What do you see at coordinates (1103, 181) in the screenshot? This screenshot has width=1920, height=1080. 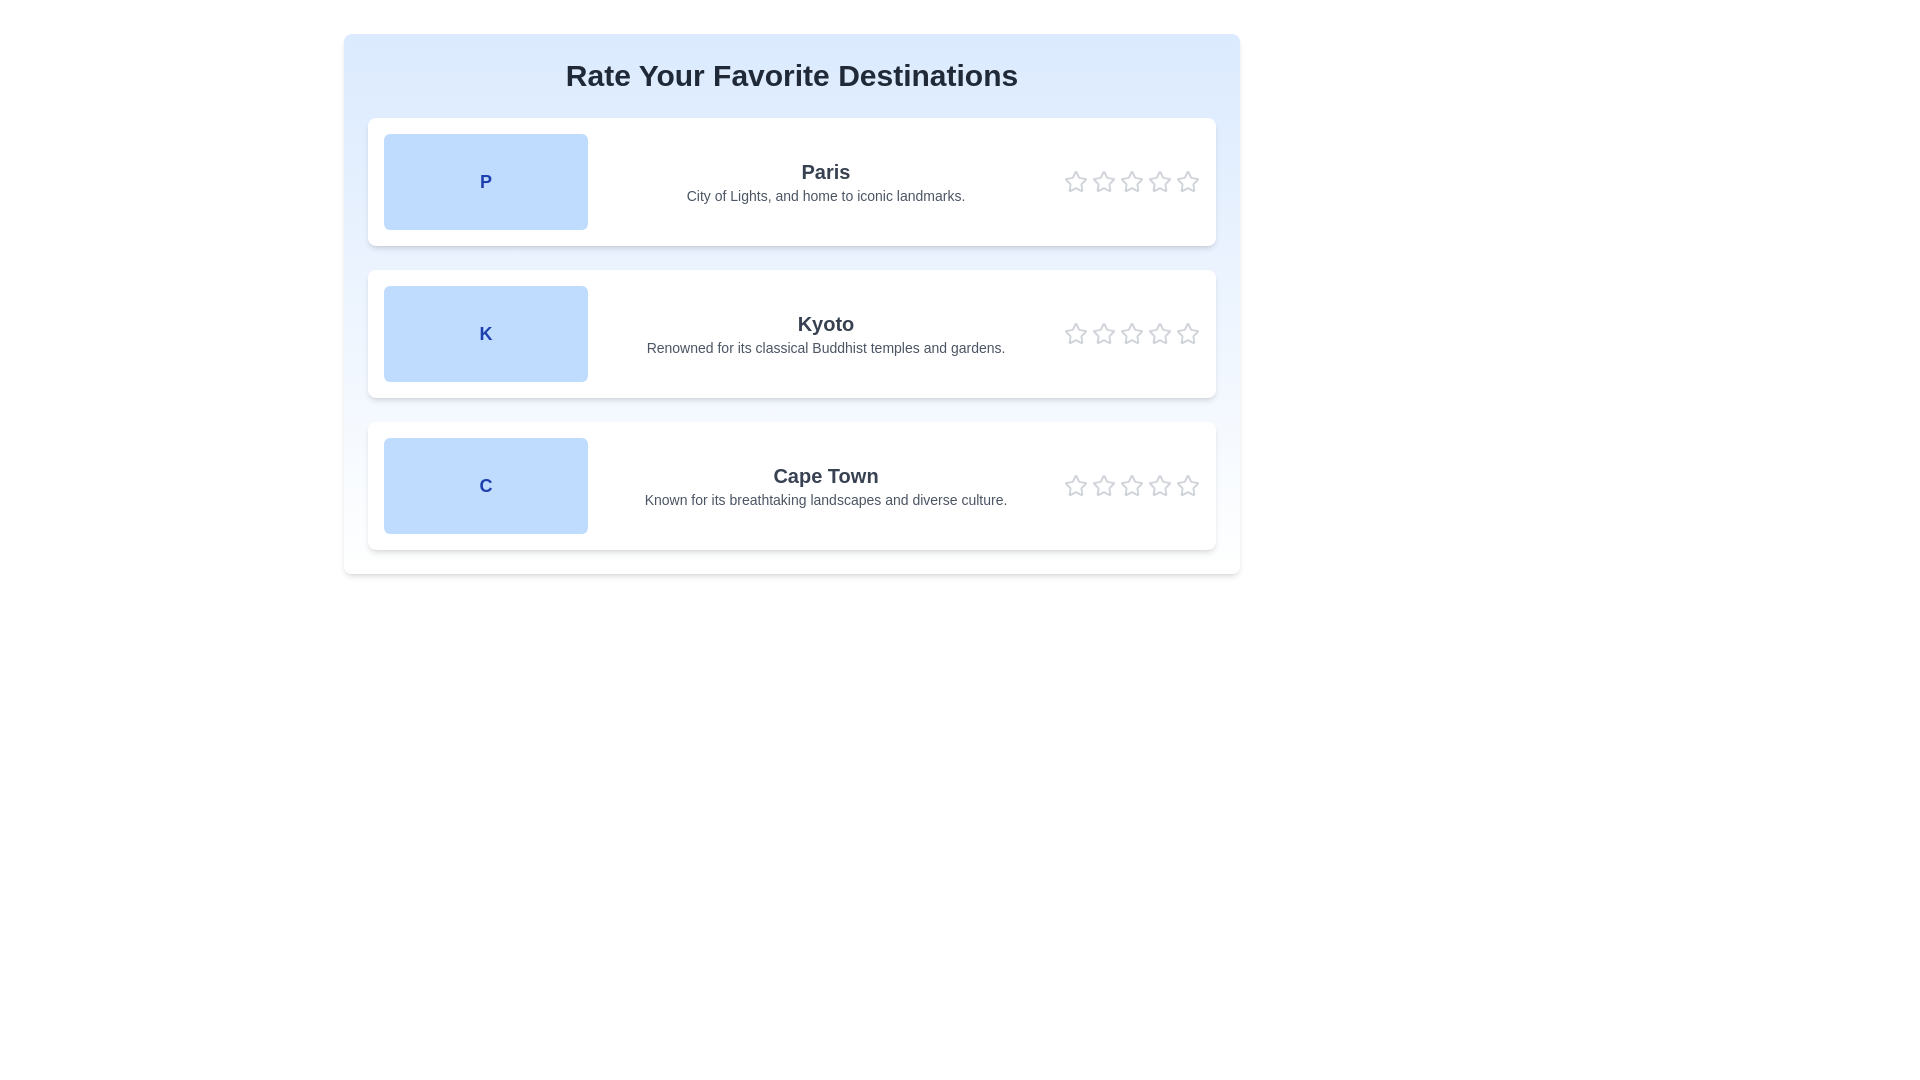 I see `the second star icon in the rating system for the 'Paris' destination` at bounding box center [1103, 181].